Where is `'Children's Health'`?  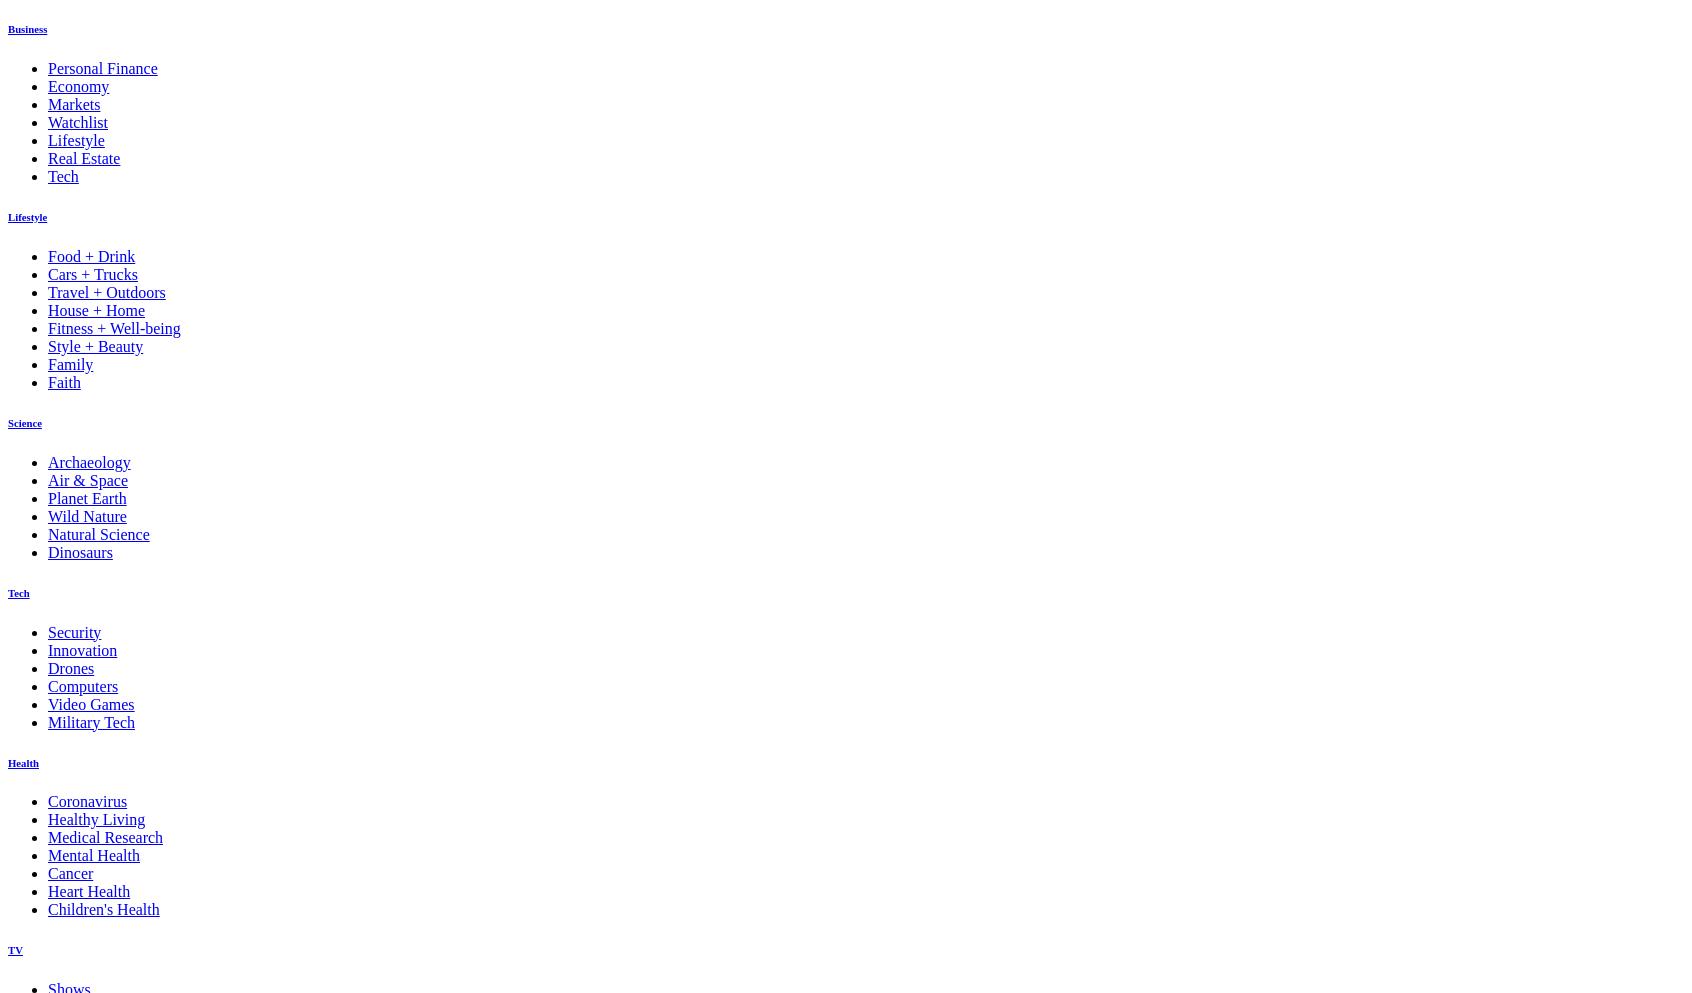
'Children's Health' is located at coordinates (103, 909).